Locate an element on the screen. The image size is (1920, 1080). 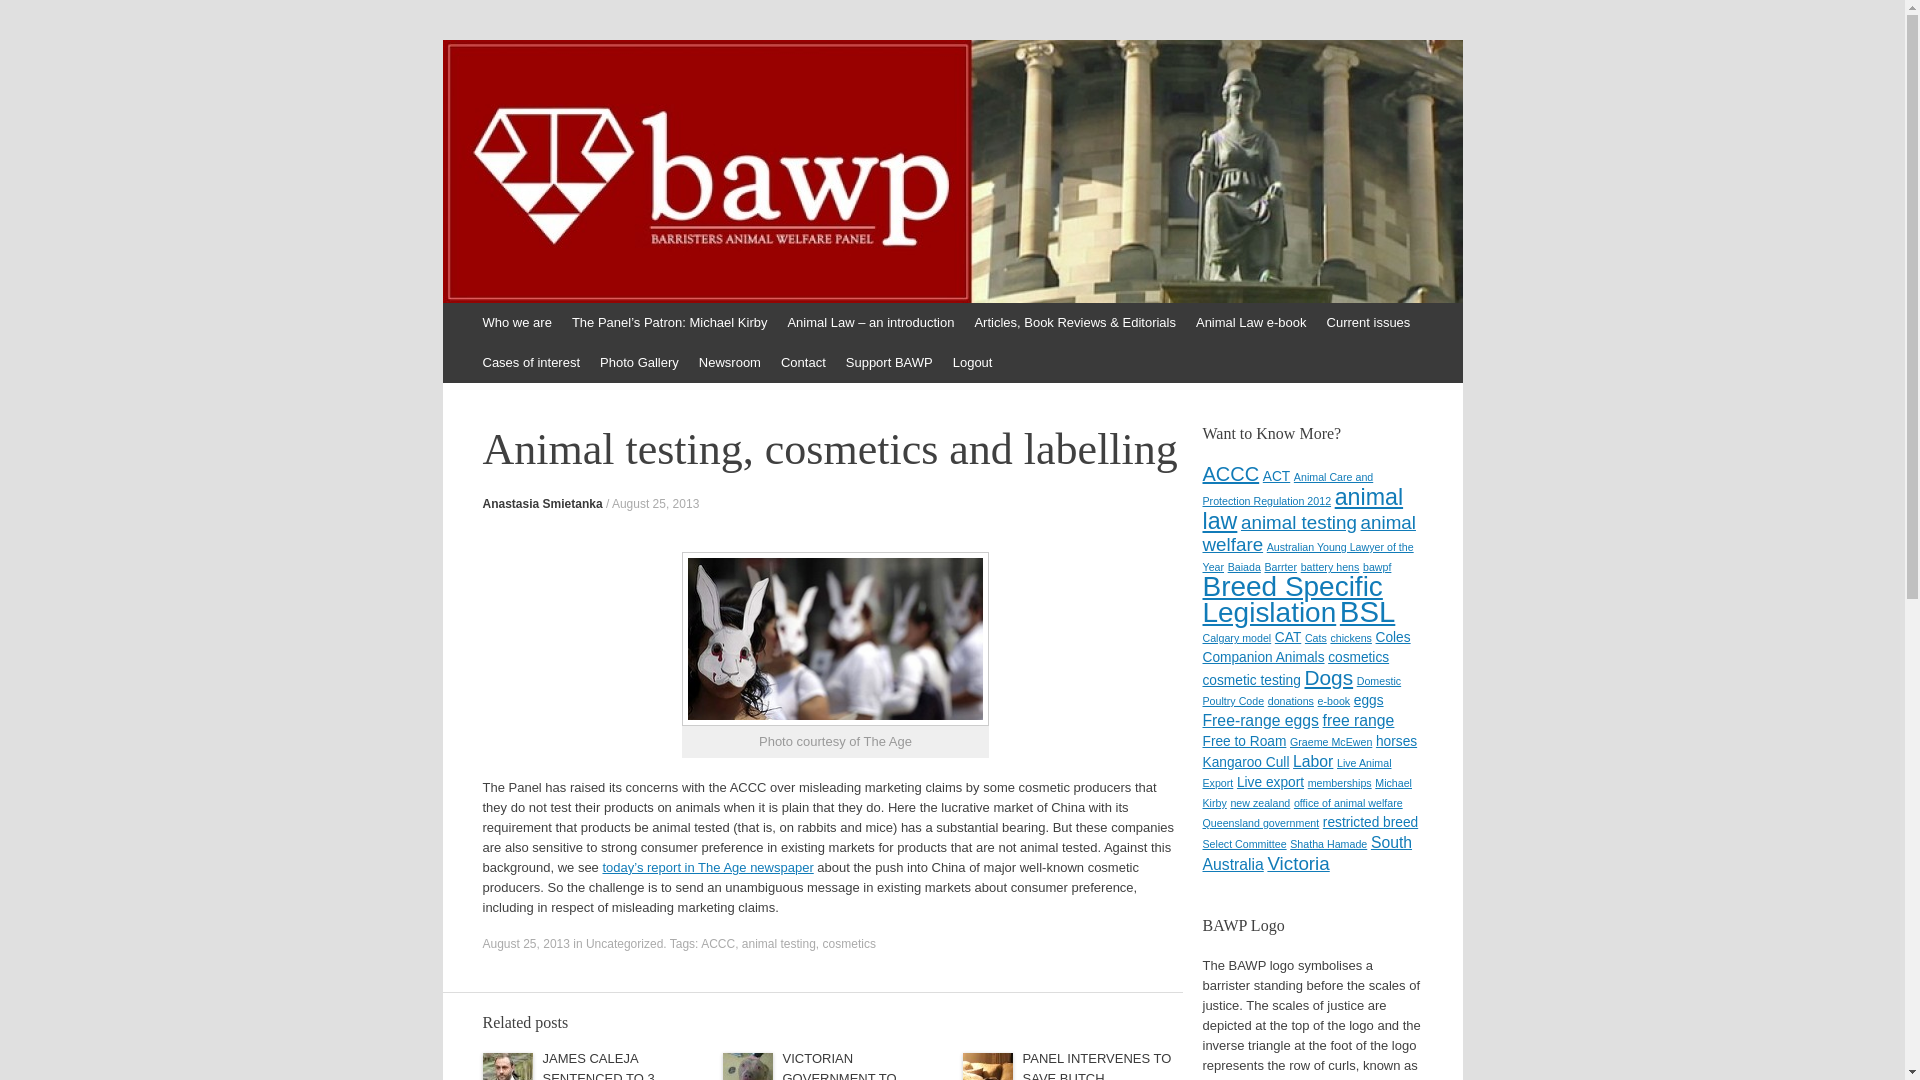
'Barrter' is located at coordinates (1280, 567).